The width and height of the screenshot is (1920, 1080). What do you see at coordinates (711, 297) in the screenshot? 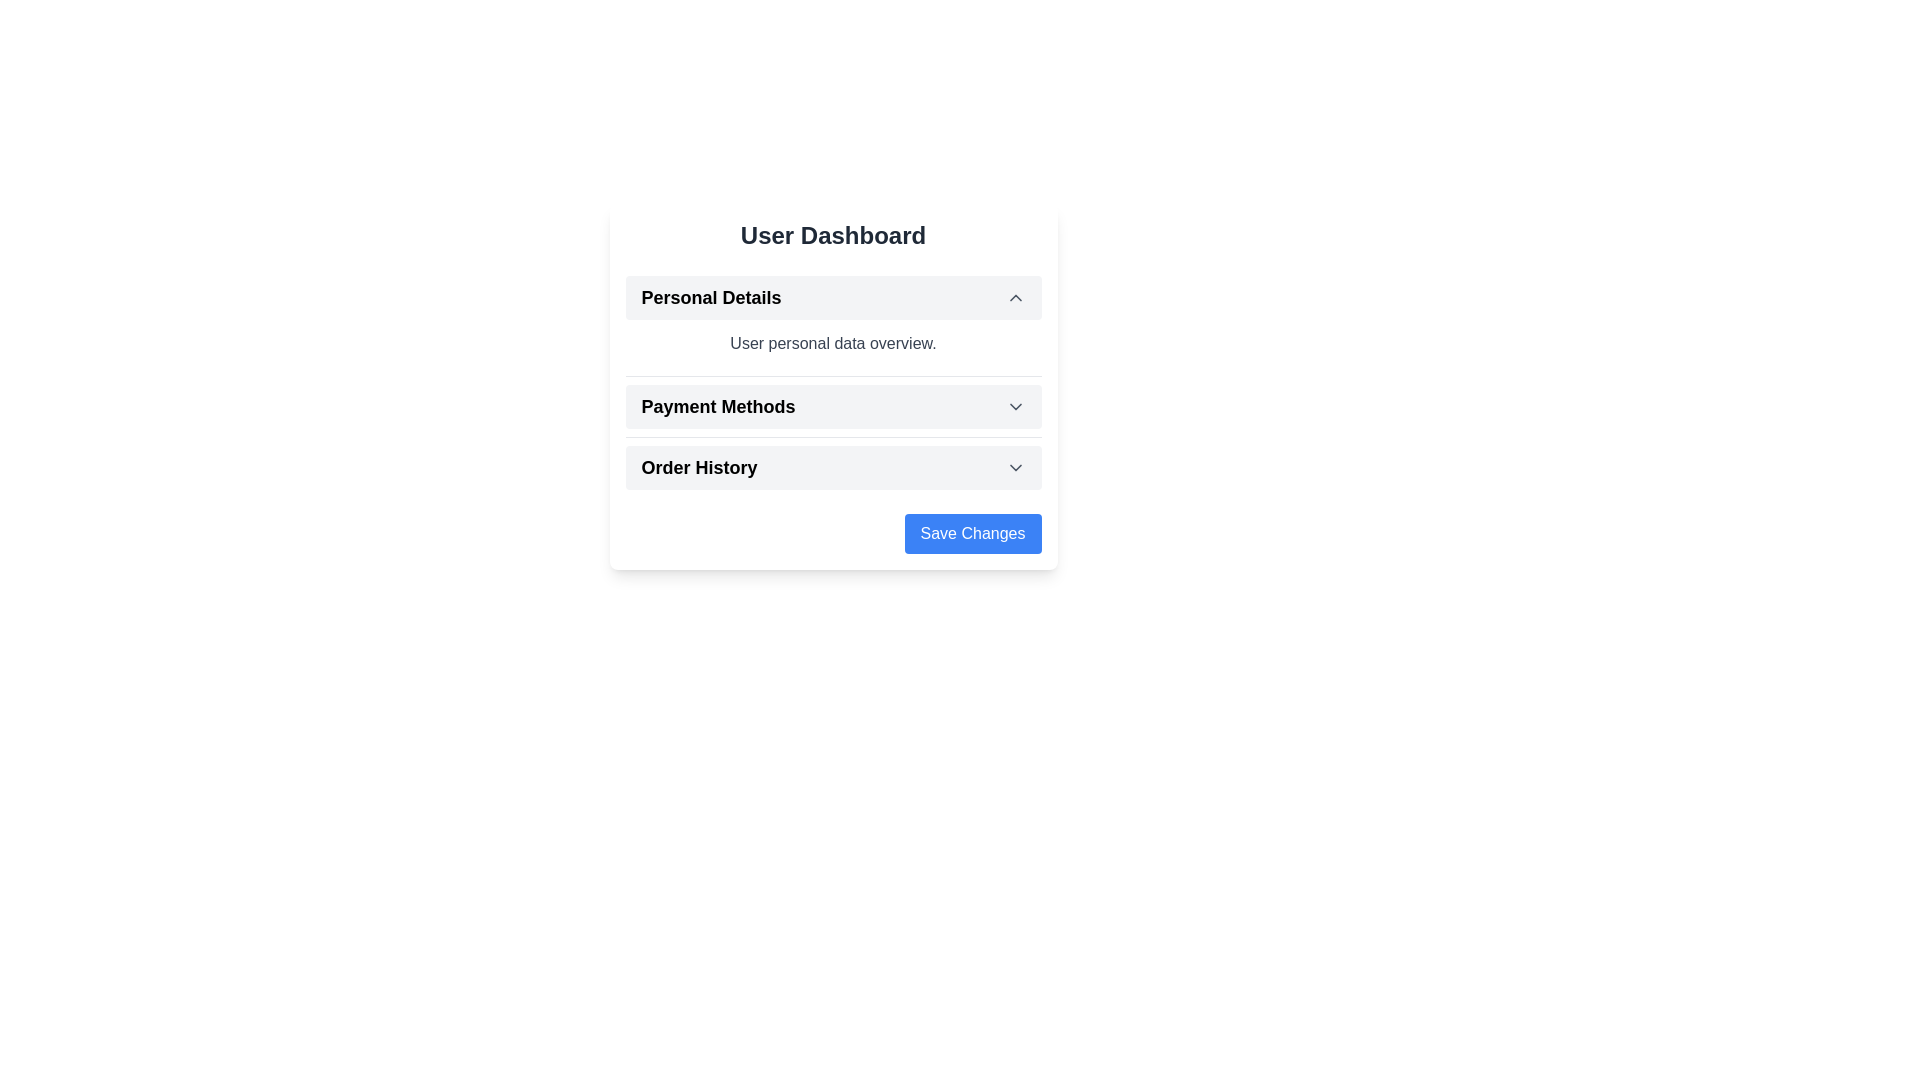
I see `the 'Personal Details' text label element styled with a bold font, located at the left of the header block for the 'Personal Details' section` at bounding box center [711, 297].